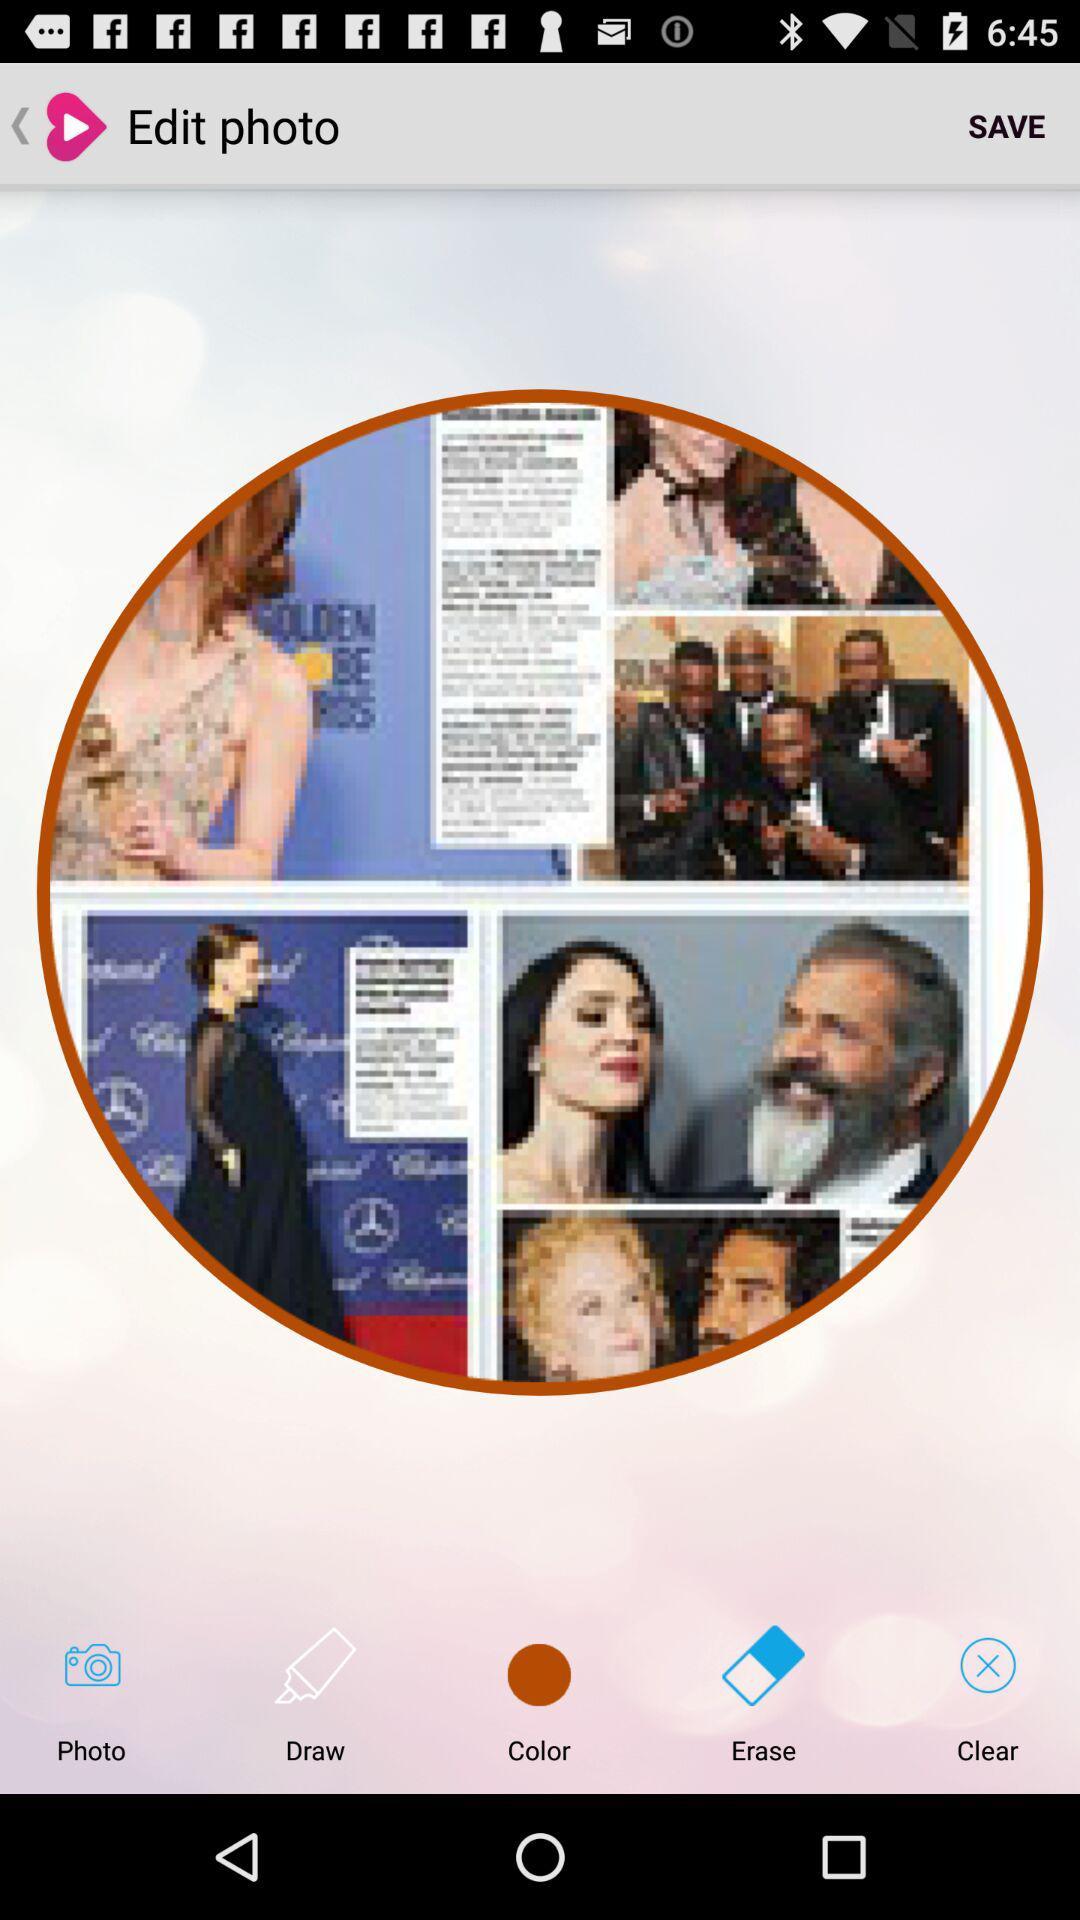 The height and width of the screenshot is (1920, 1080). What do you see at coordinates (315, 1694) in the screenshot?
I see `the button next to photo button` at bounding box center [315, 1694].